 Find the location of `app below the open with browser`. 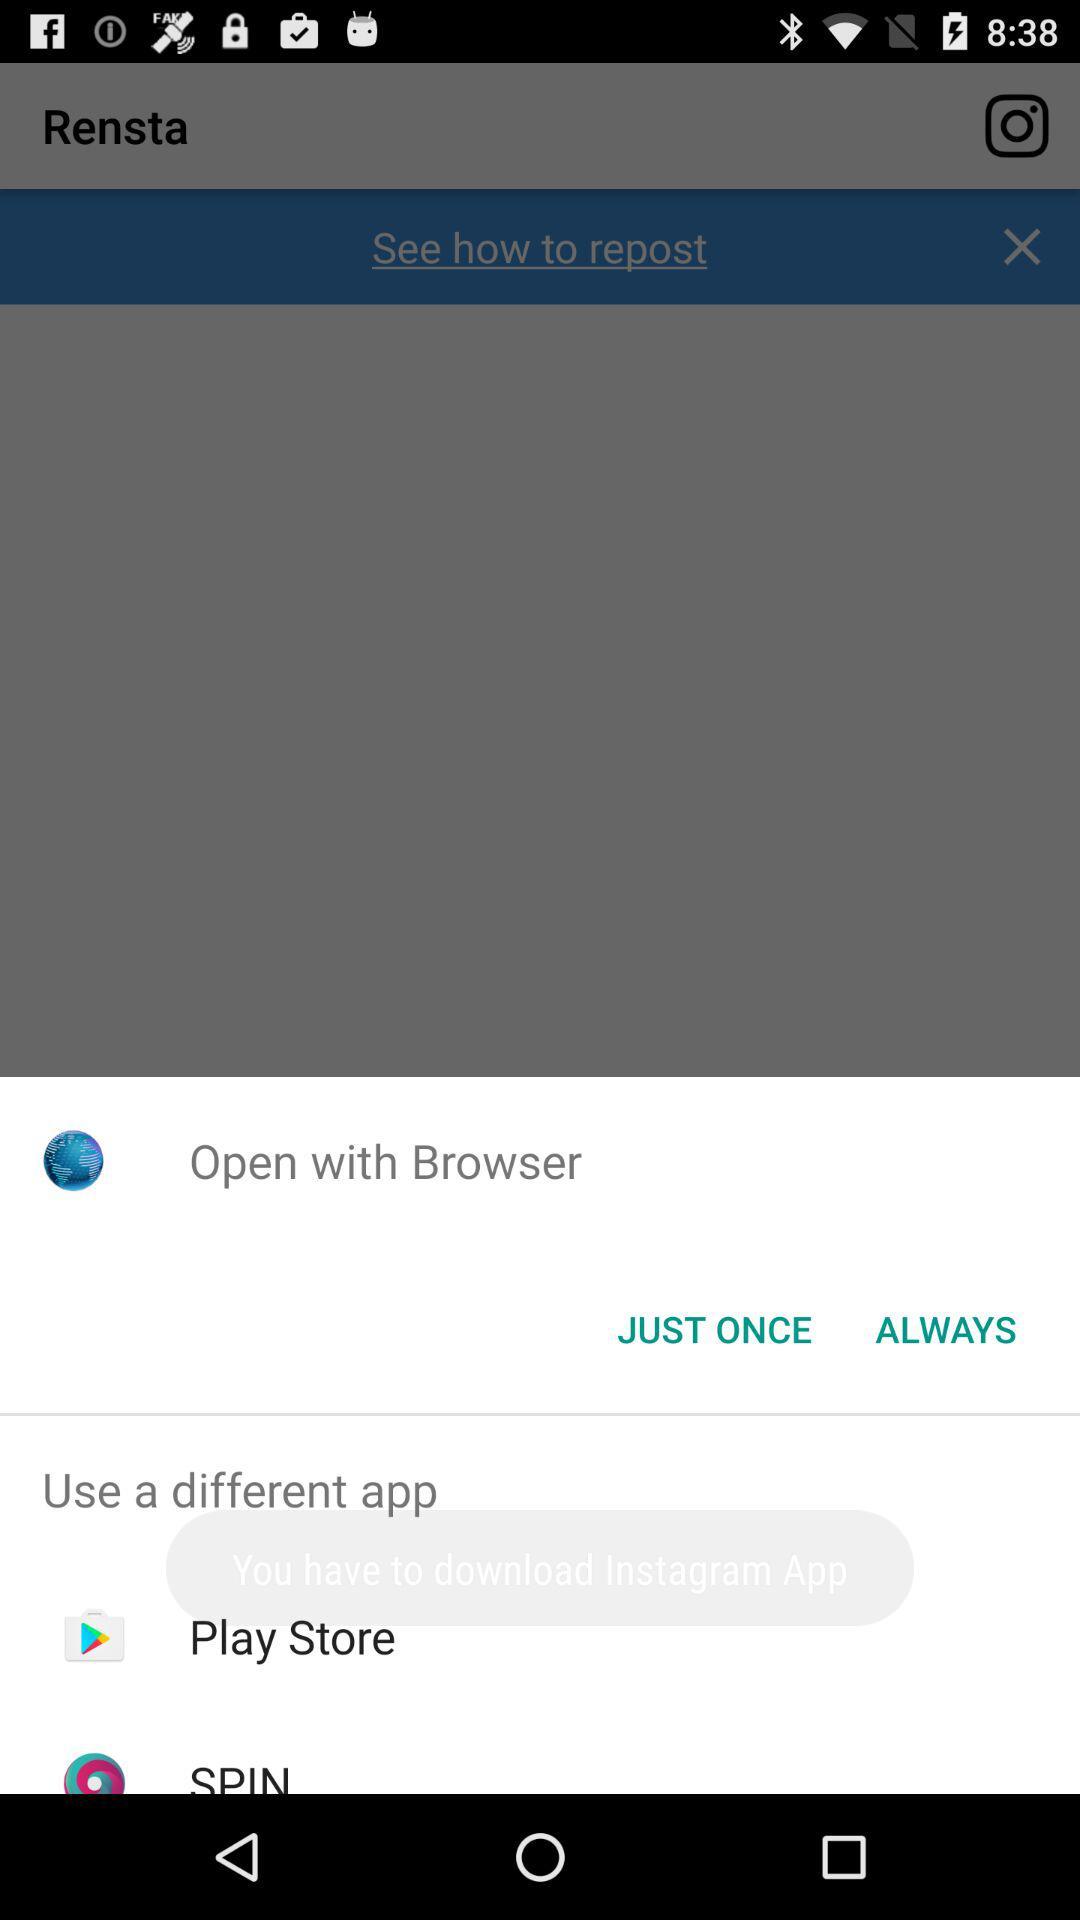

app below the open with browser is located at coordinates (945, 1329).